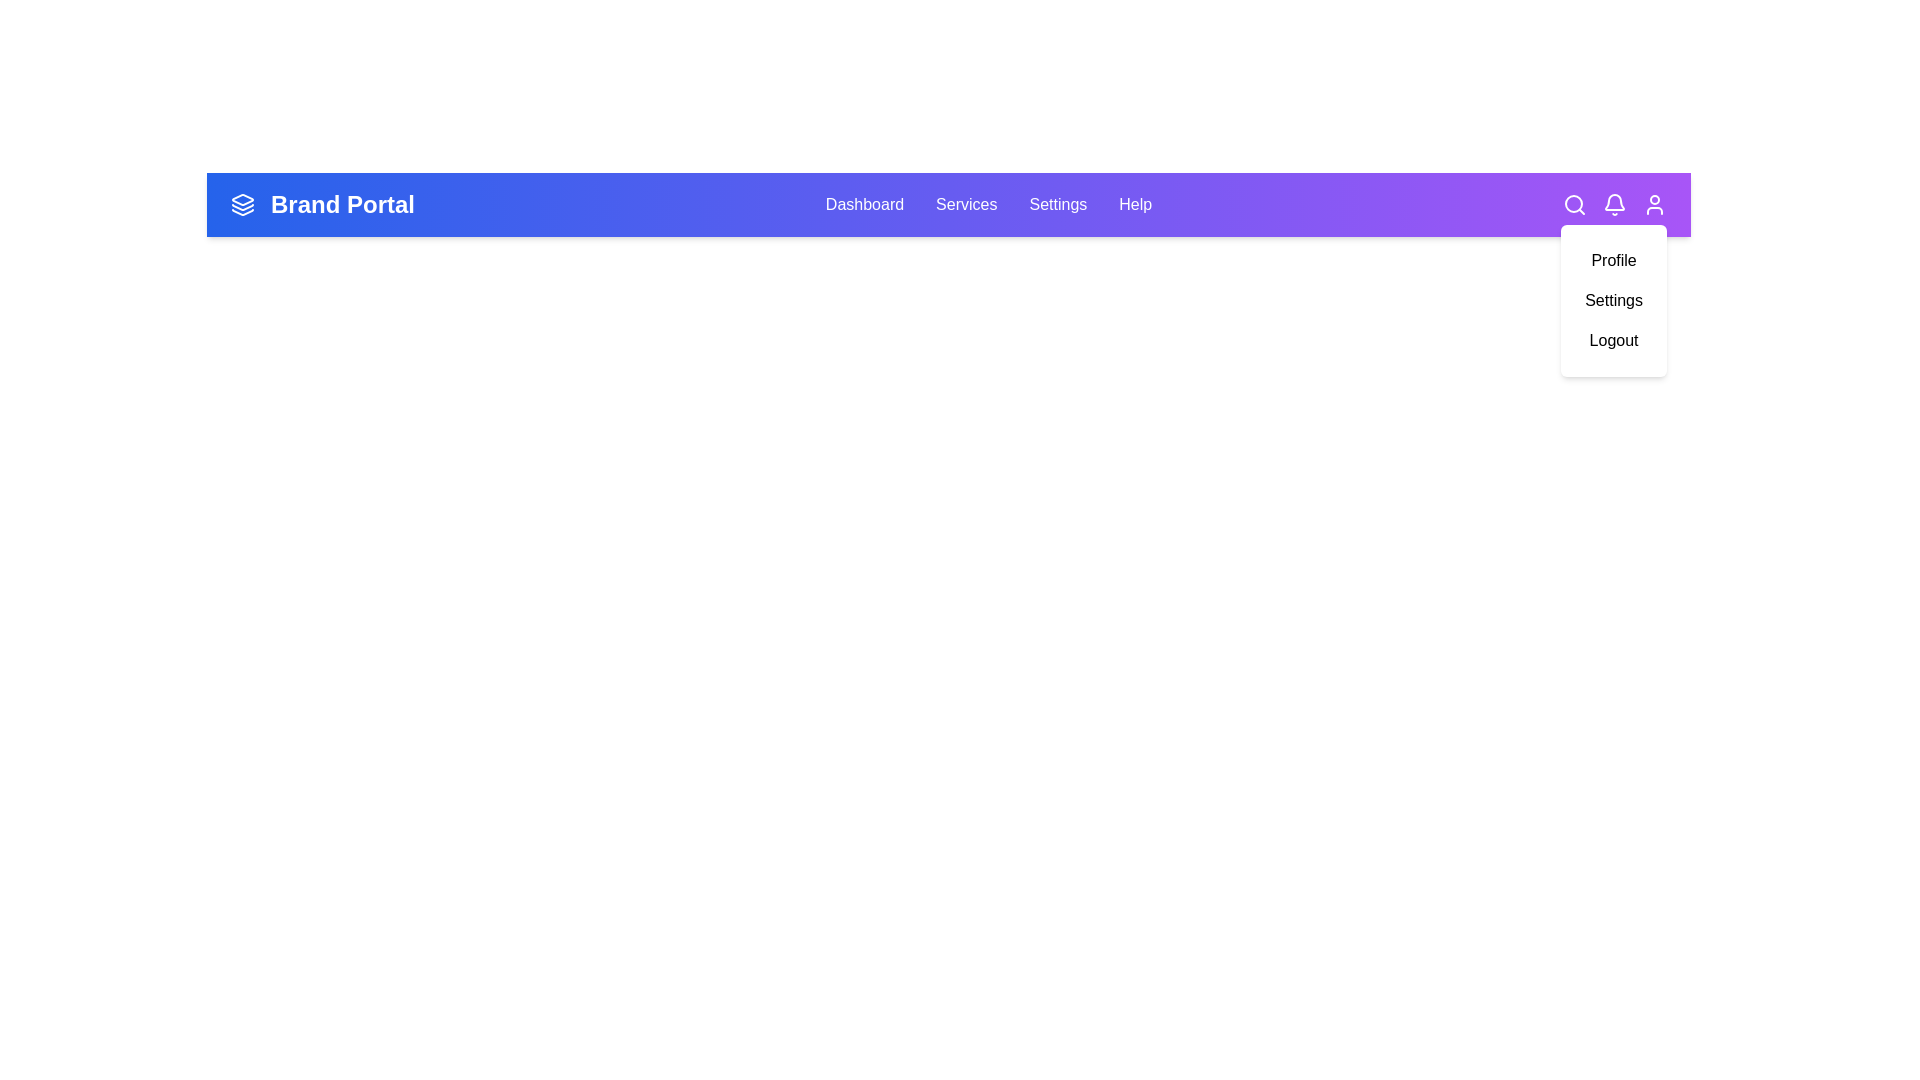 This screenshot has height=1080, width=1920. Describe the element at coordinates (1573, 204) in the screenshot. I see `the search icon, which is a white magnifying glass with a round outline located in the top-right corner of the navigation bar` at that location.